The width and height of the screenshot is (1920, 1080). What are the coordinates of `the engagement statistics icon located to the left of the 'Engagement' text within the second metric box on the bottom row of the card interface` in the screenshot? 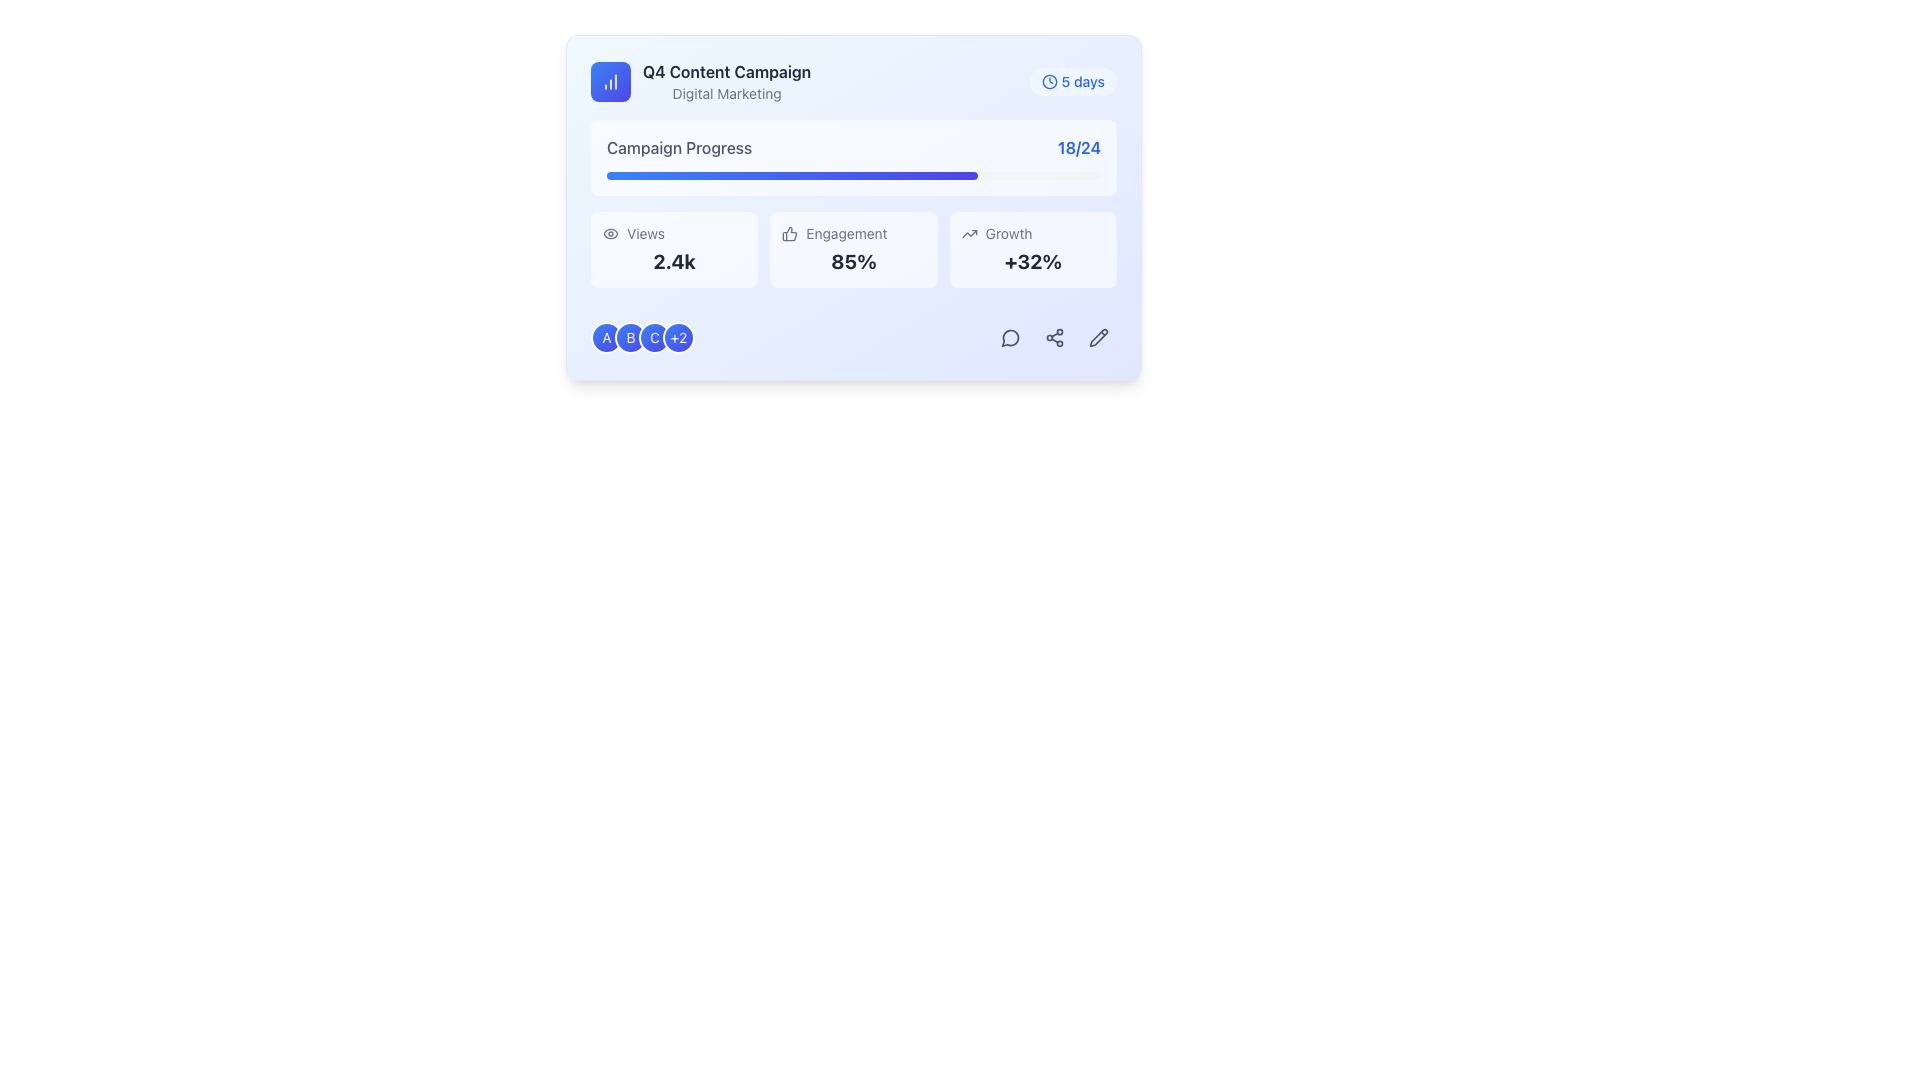 It's located at (789, 233).